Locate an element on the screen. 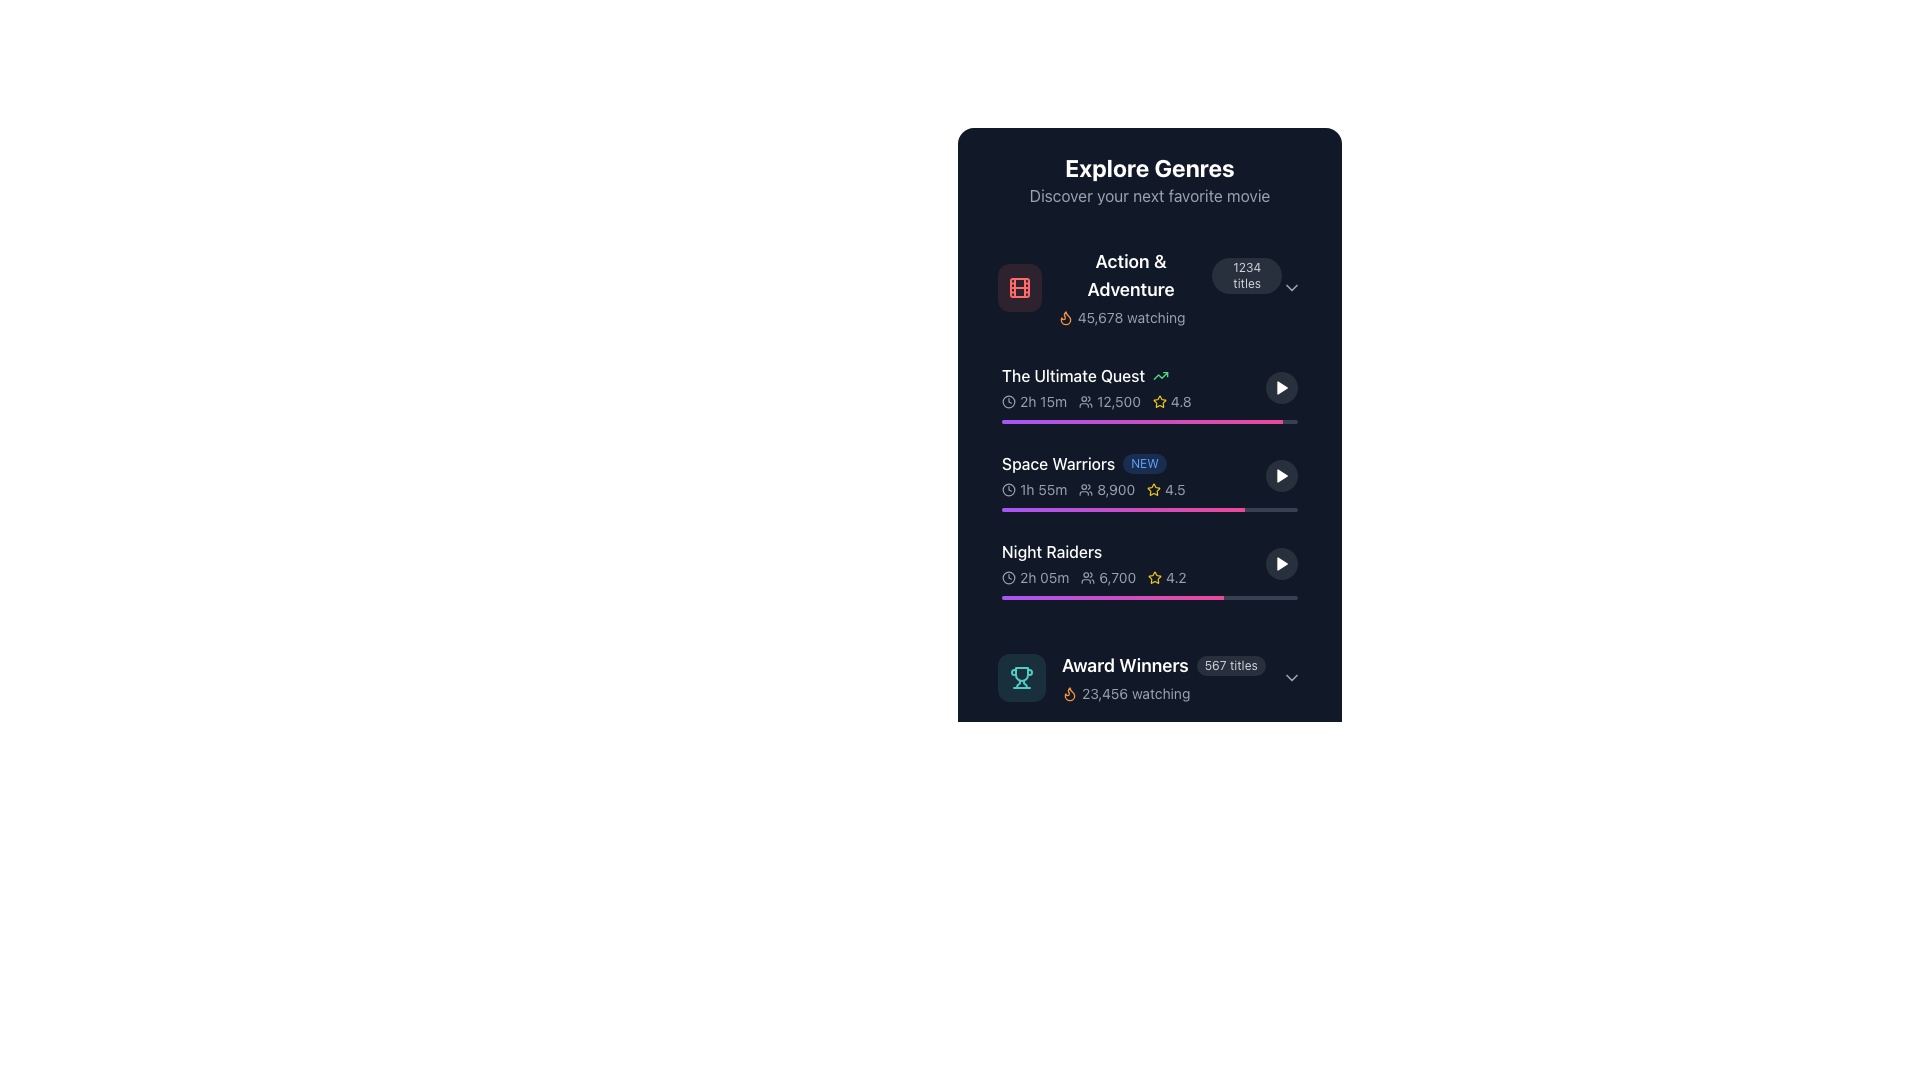  the upward trending green arrow icon located to the right of the title 'The Ultimate Quest' in the 'Explore Genres' list is located at coordinates (1161, 375).